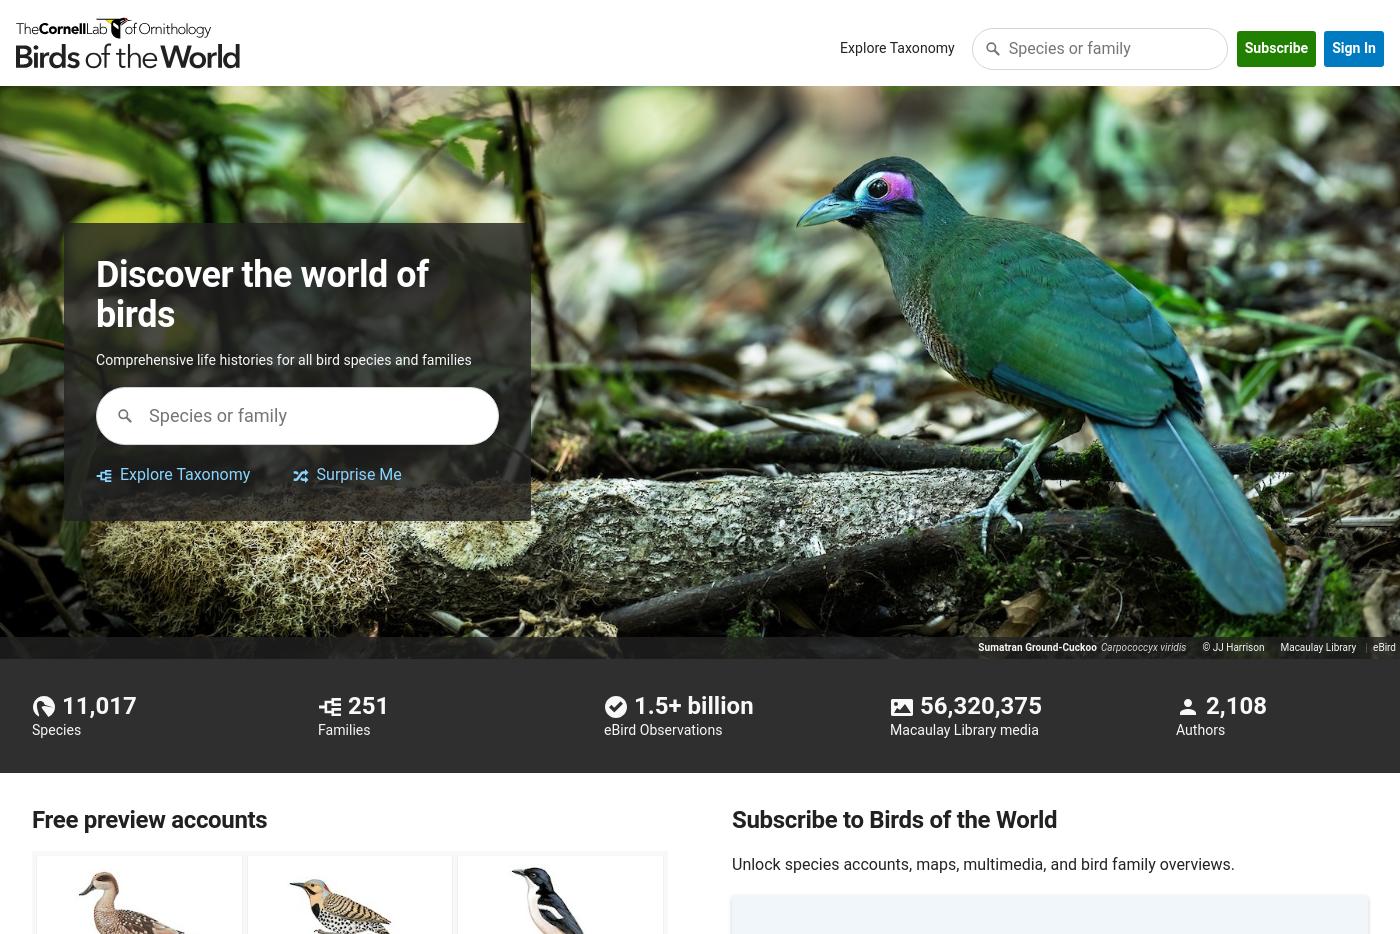 Image resolution: width=1400 pixels, height=934 pixels. Describe the element at coordinates (1205, 704) in the screenshot. I see `'2,108'` at that location.